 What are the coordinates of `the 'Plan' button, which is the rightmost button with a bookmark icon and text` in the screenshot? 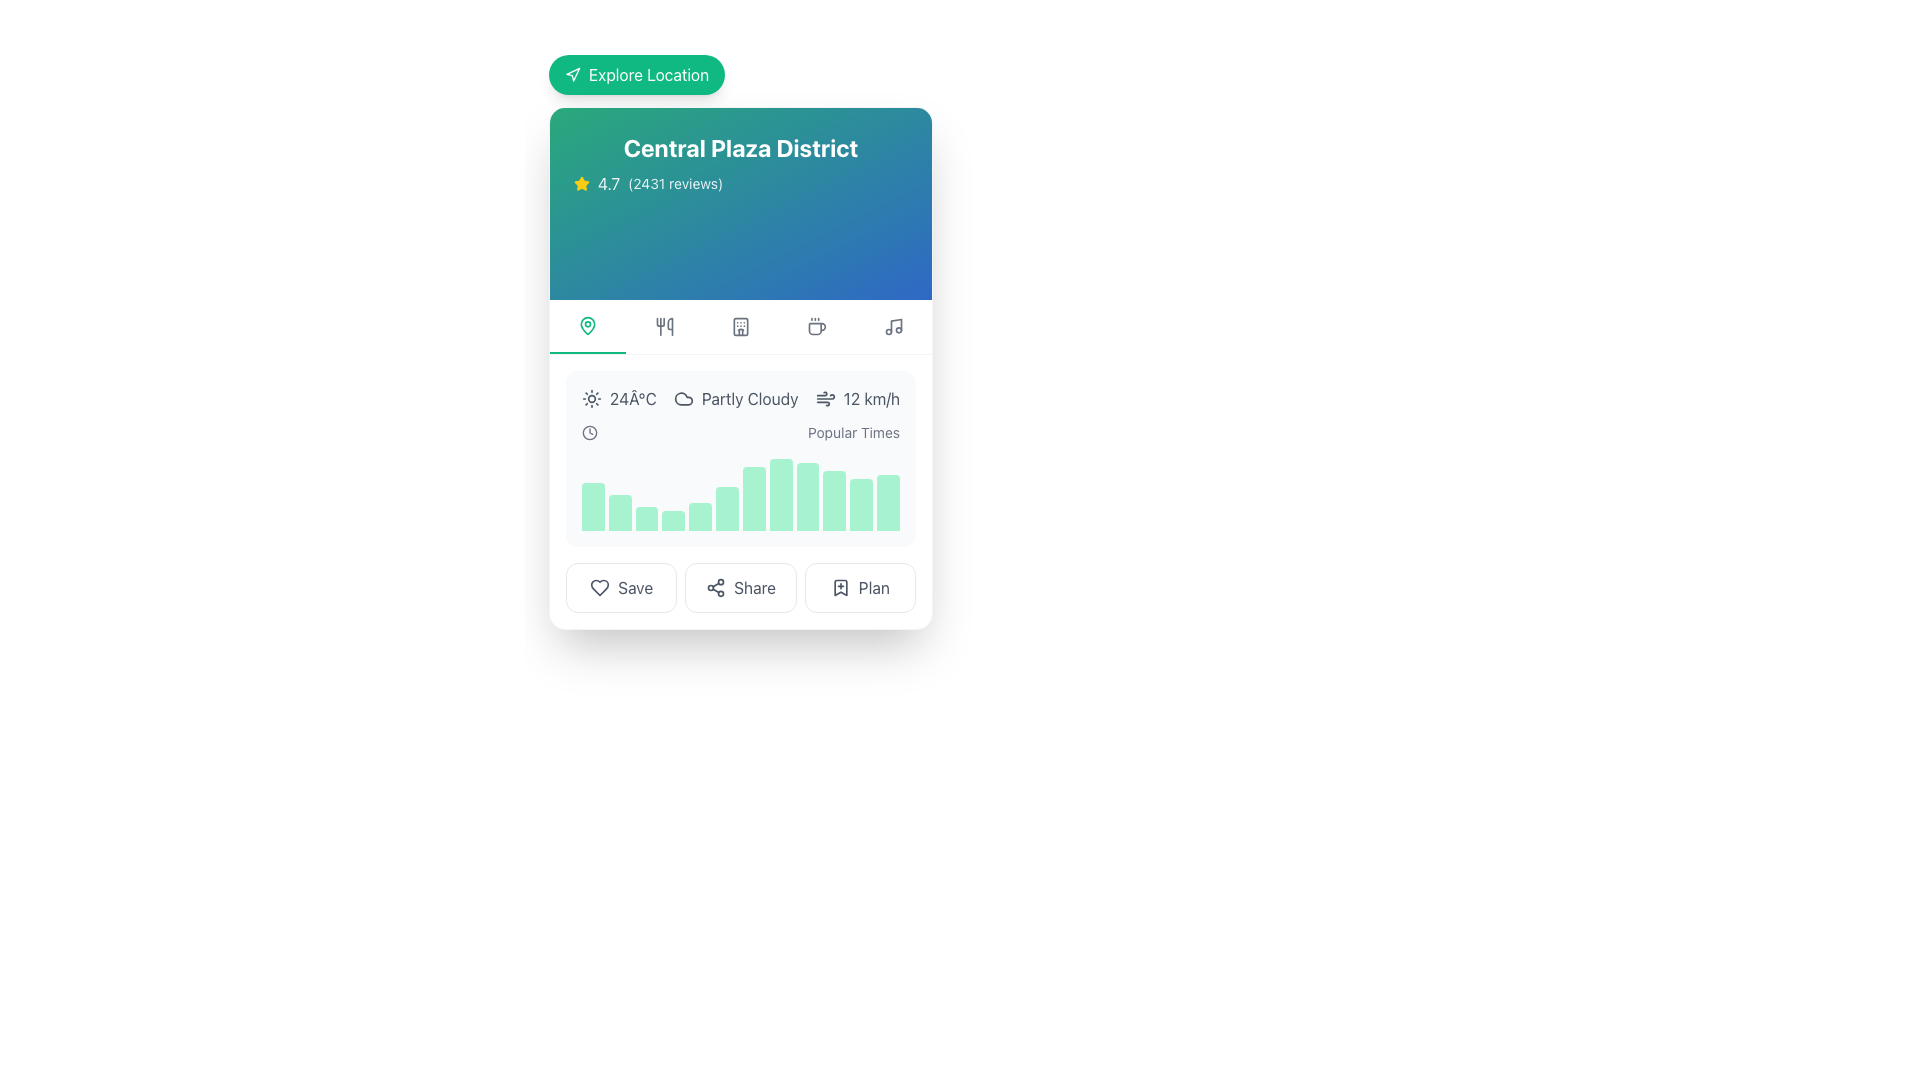 It's located at (860, 586).